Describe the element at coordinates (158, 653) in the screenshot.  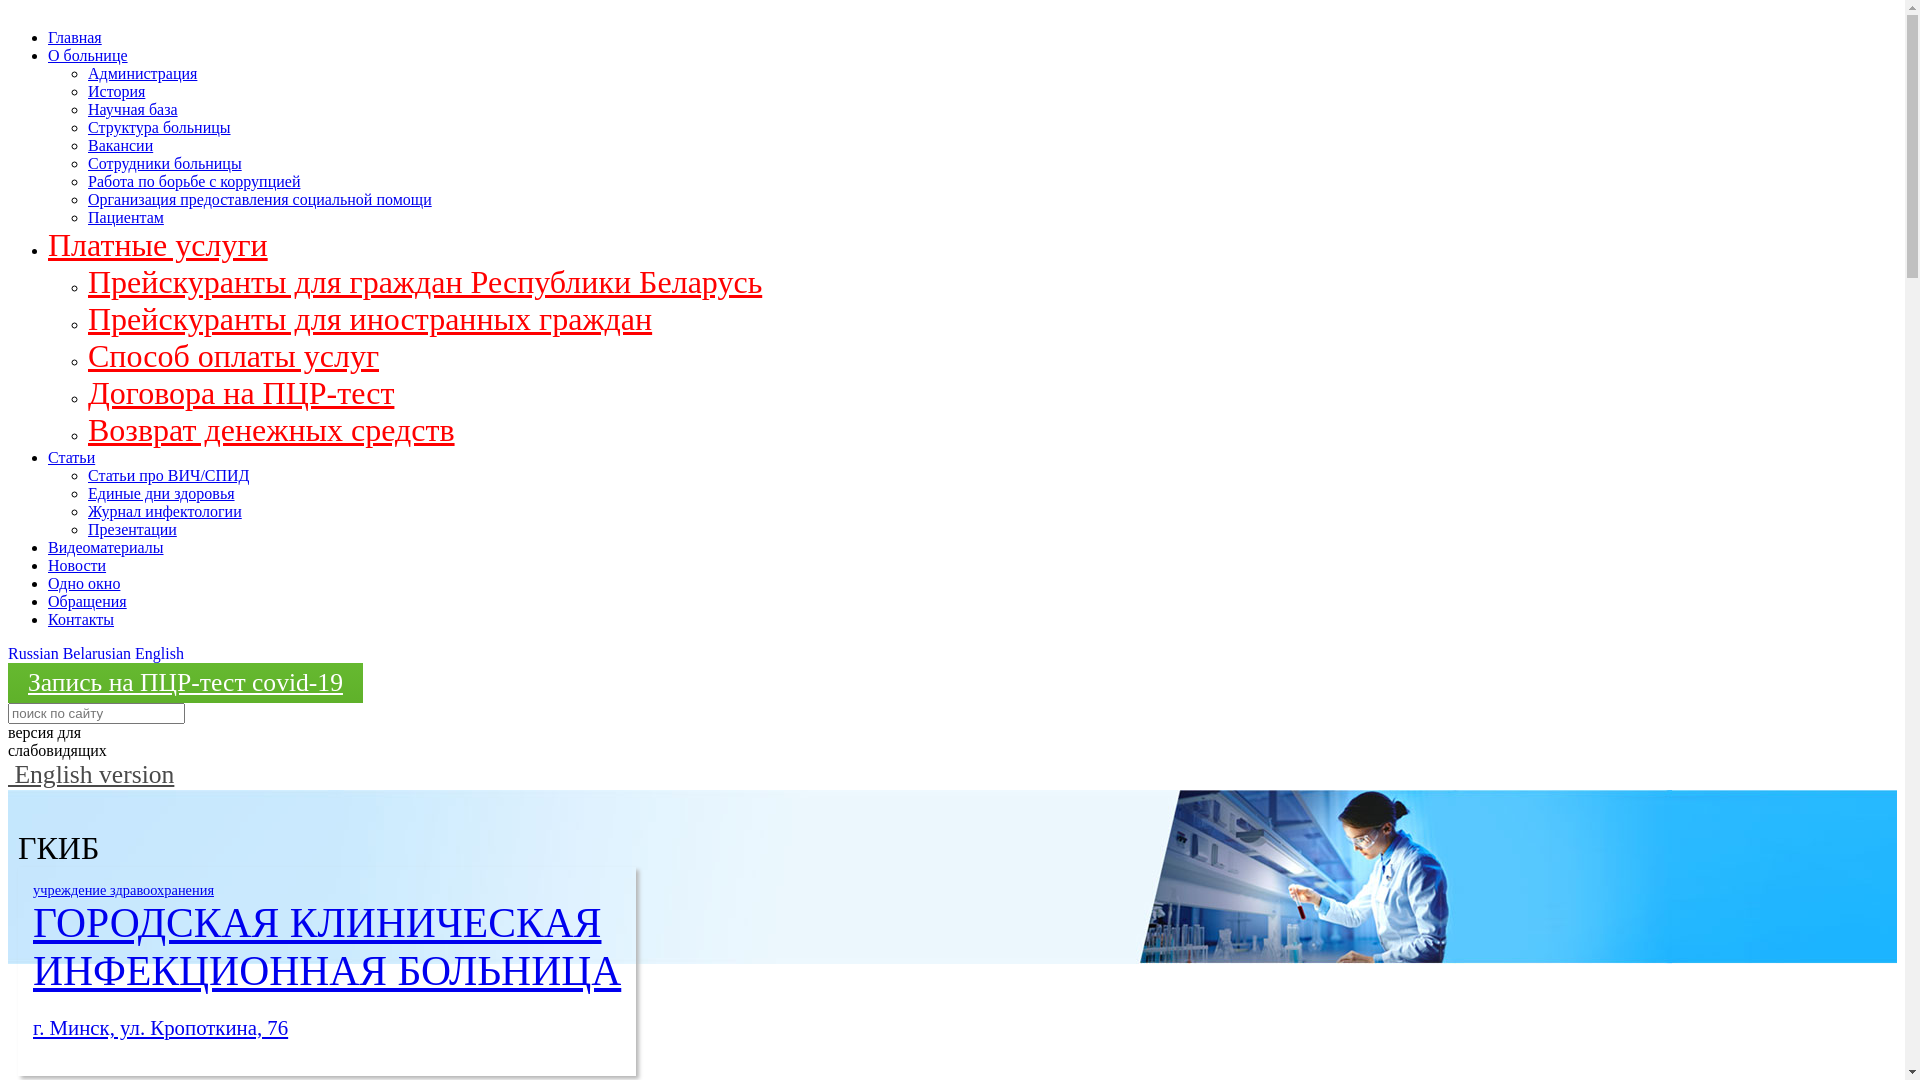
I see `'English'` at that location.